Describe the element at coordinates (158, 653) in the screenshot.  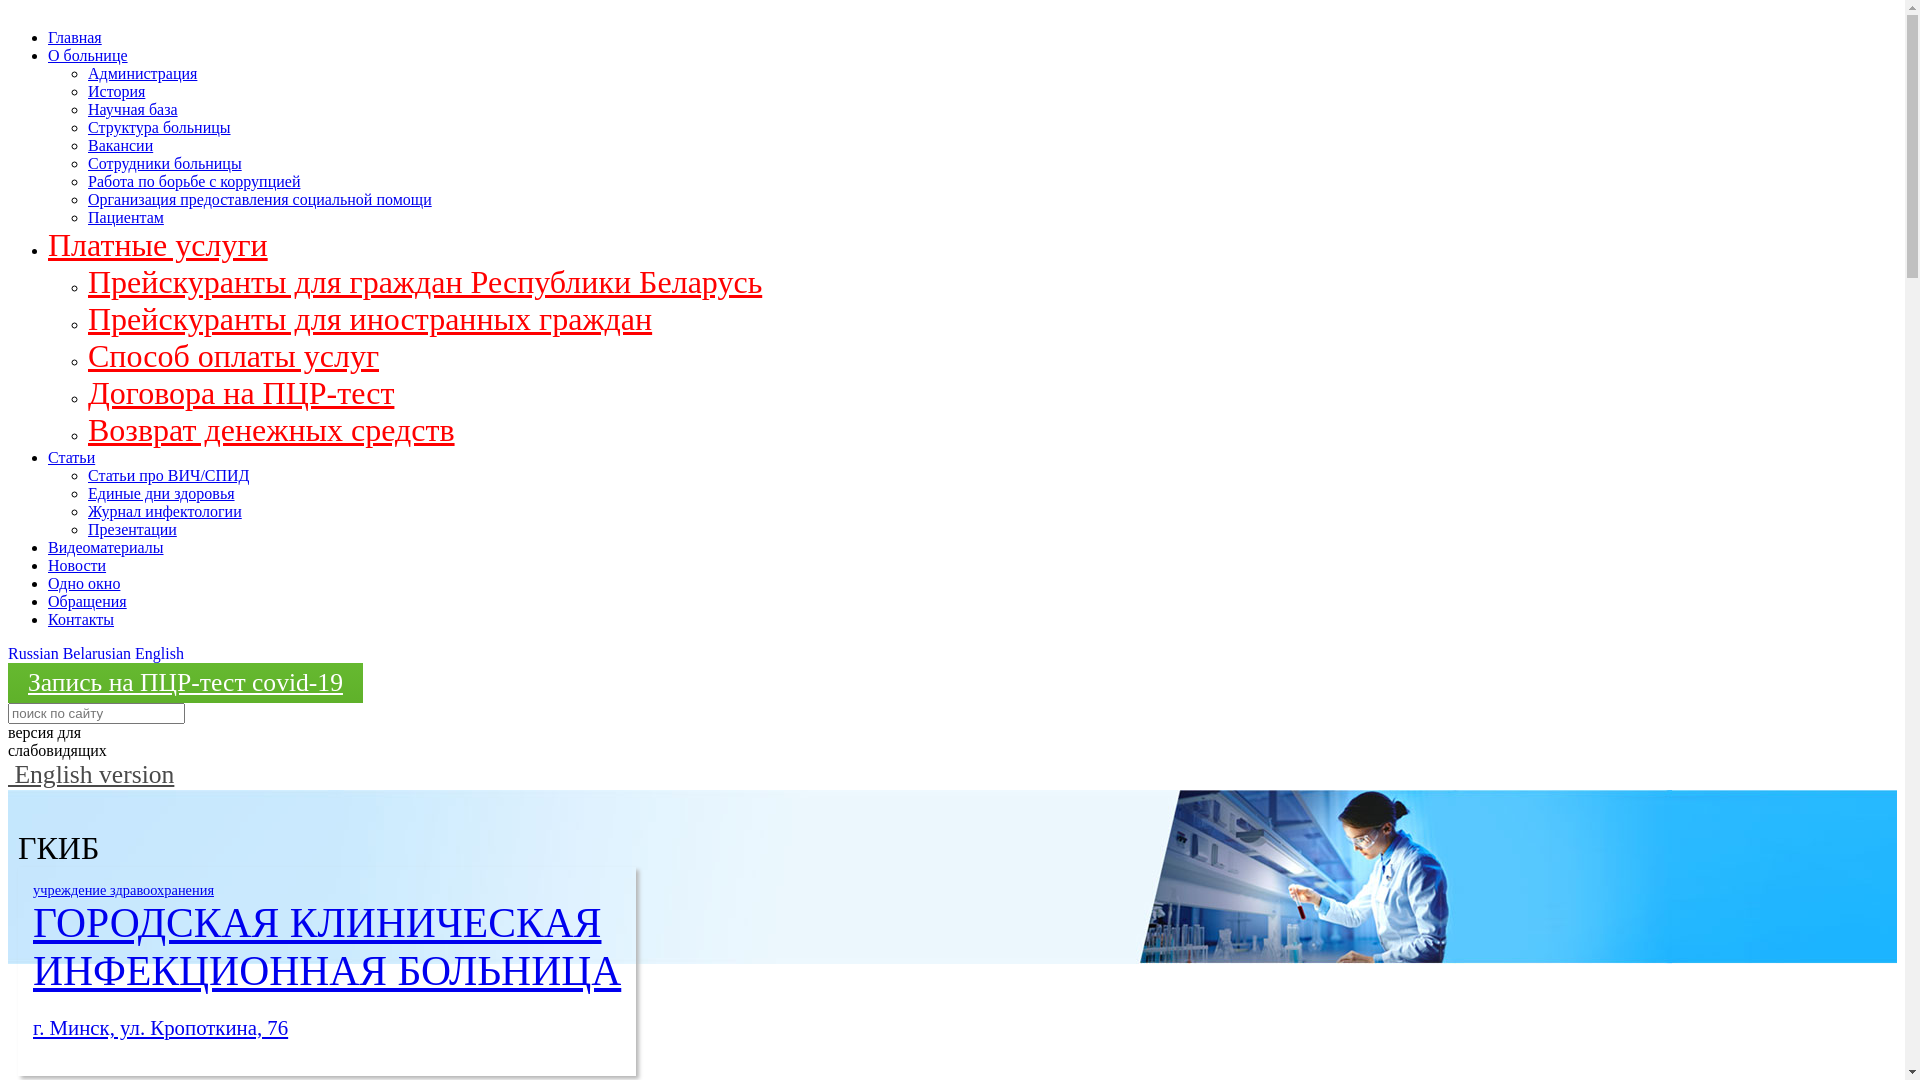
I see `'English'` at that location.